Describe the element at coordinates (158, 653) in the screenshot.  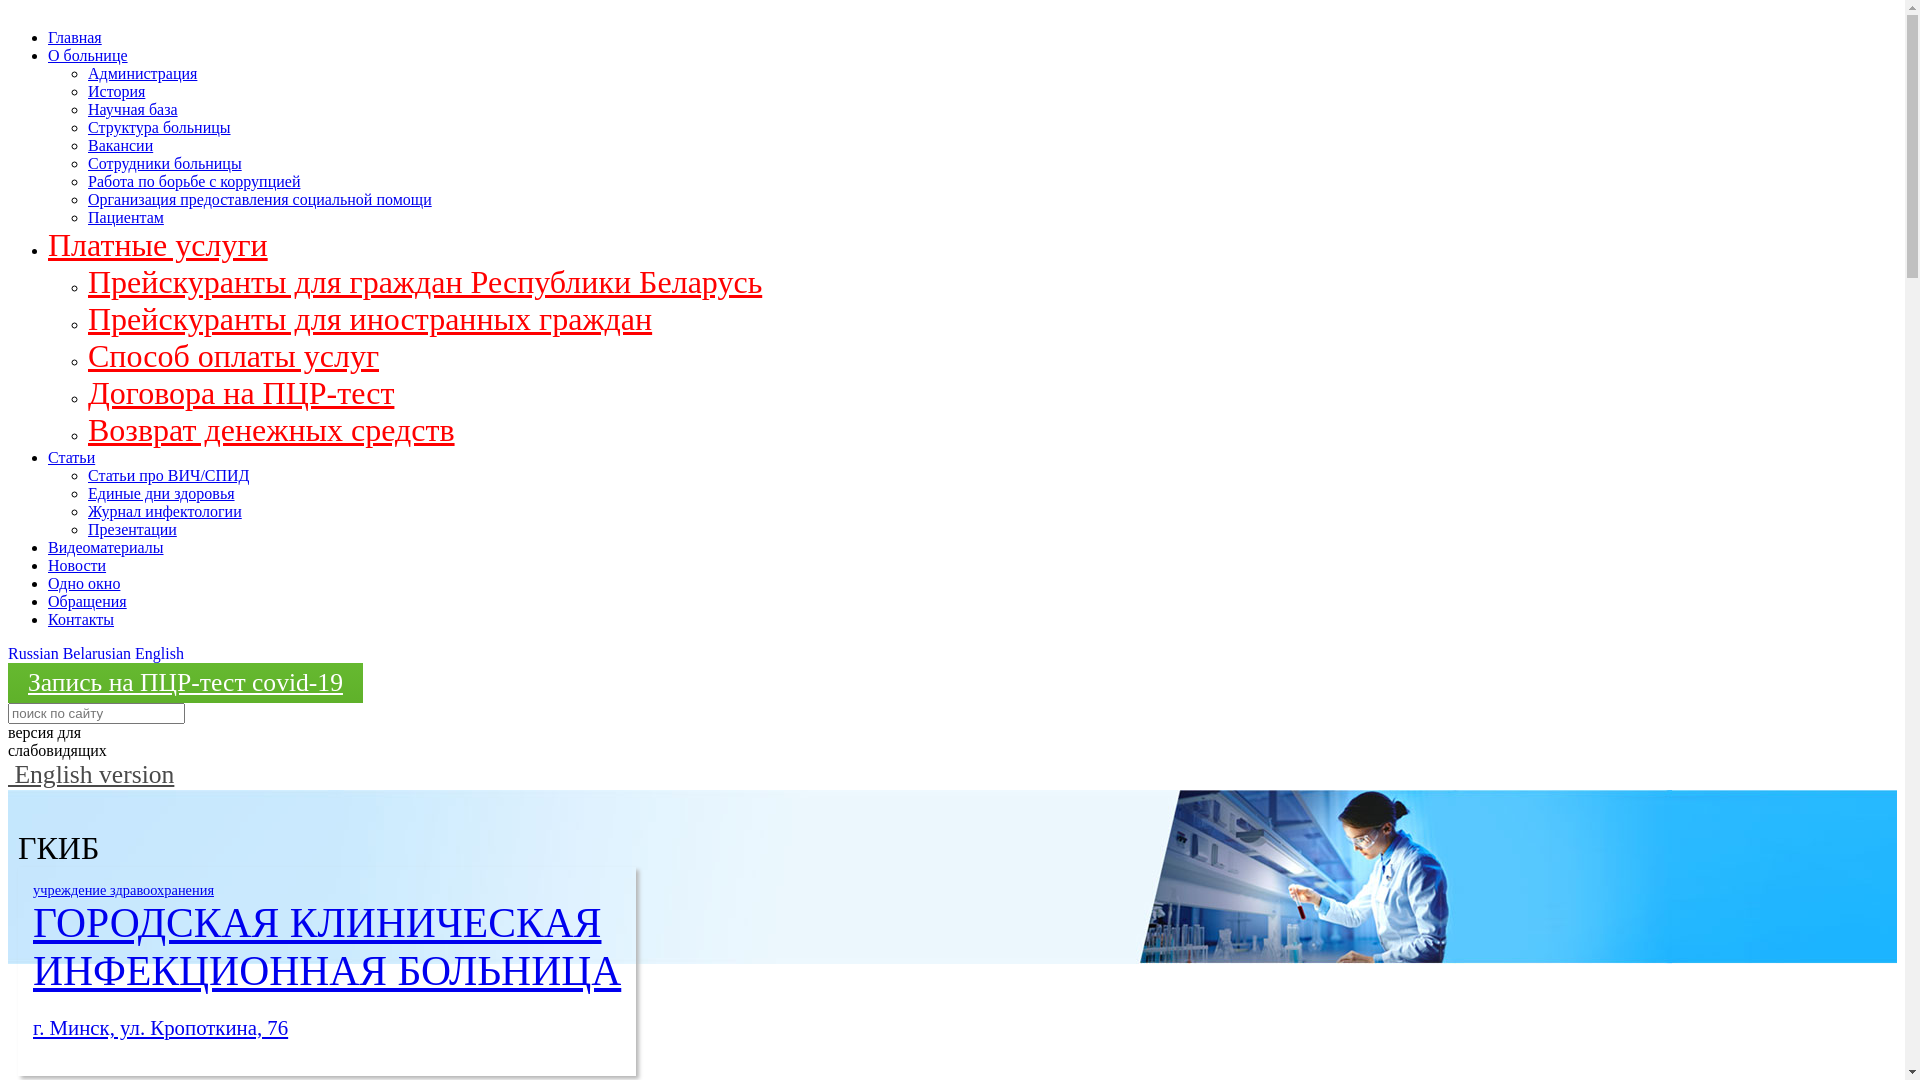
I see `'English'` at that location.